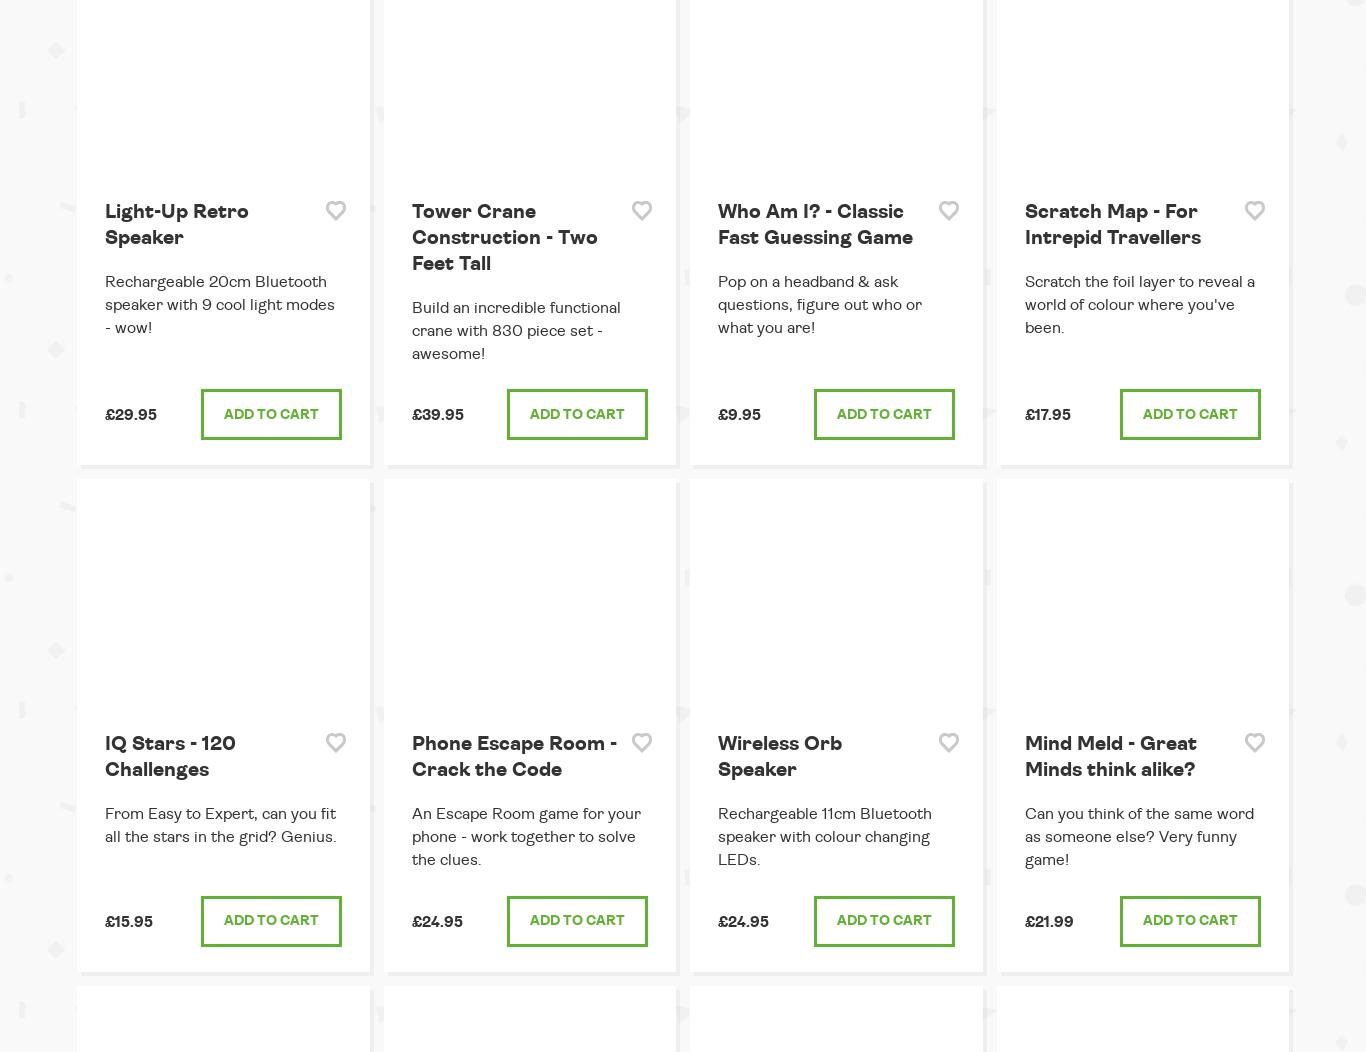 The height and width of the screenshot is (1052, 1366). I want to click on '£15.95', so click(127, 920).